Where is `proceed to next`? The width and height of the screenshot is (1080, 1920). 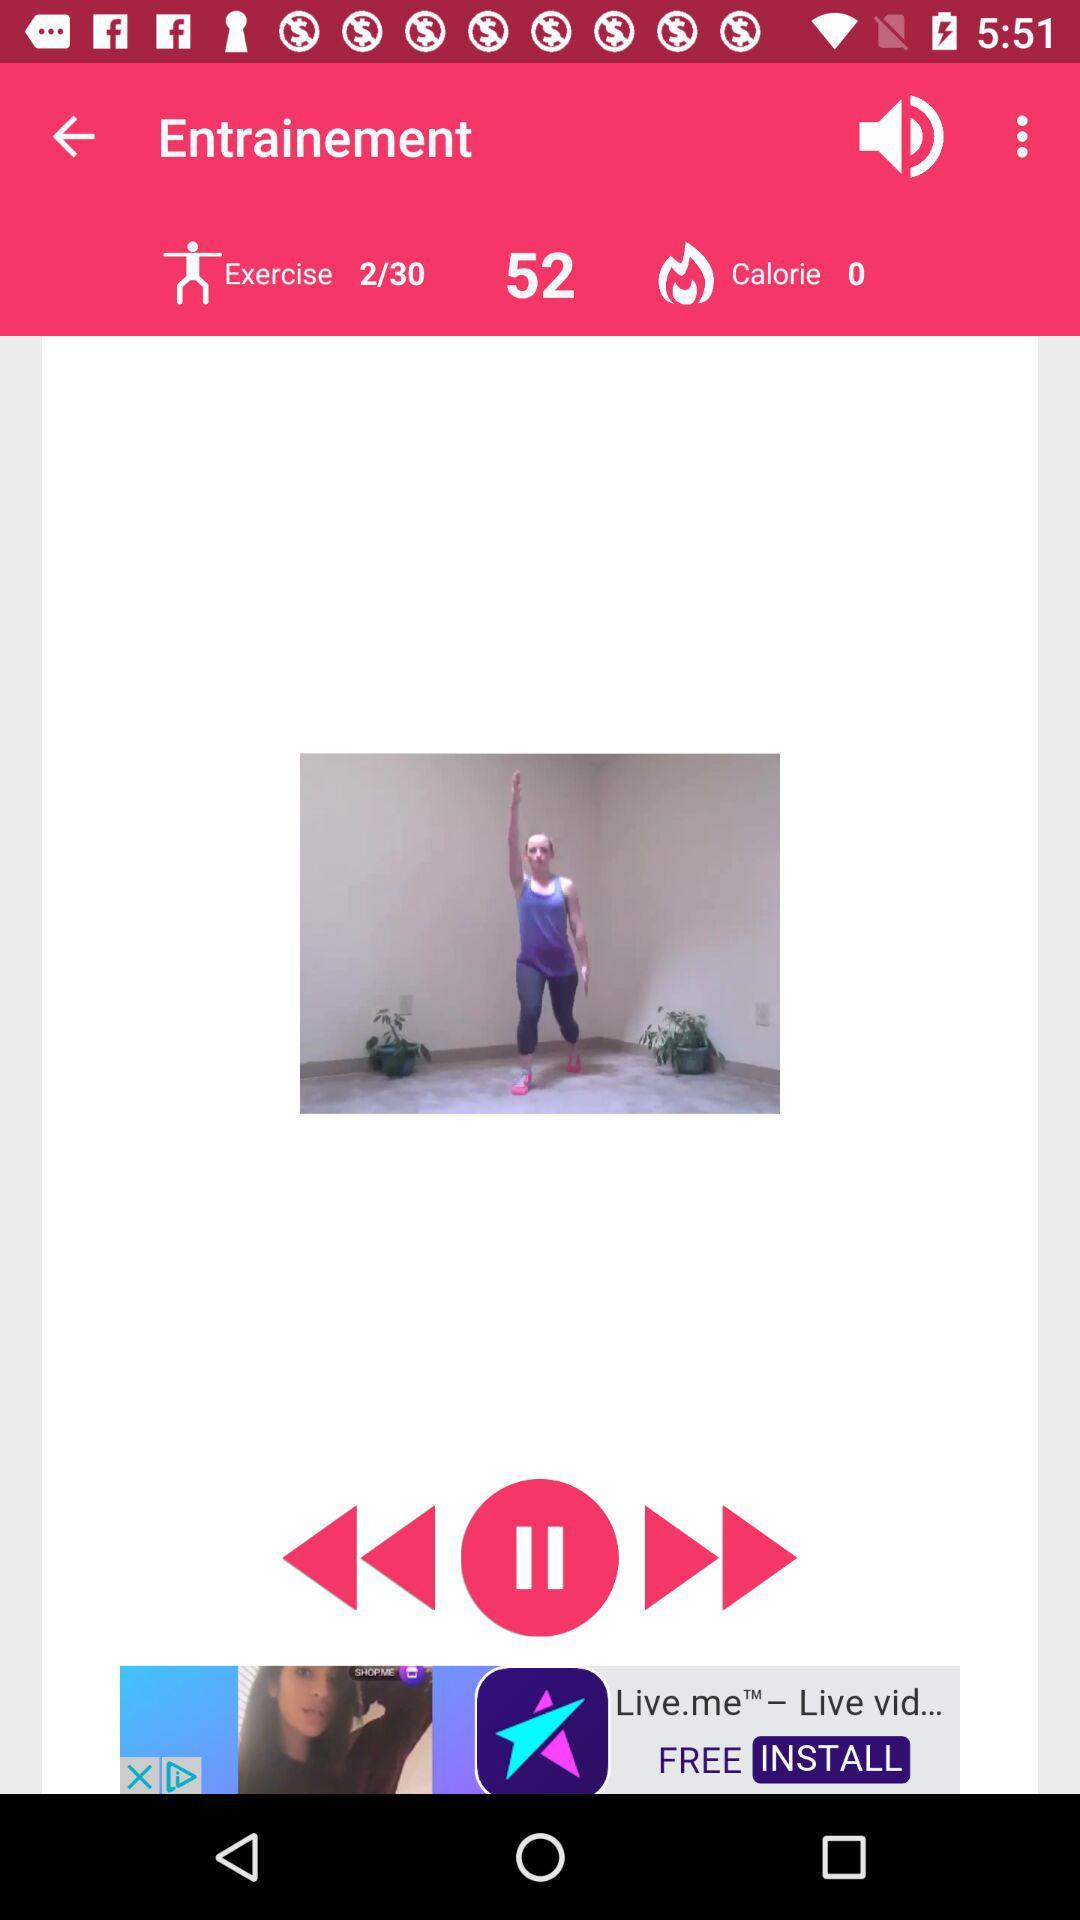
proceed to next is located at coordinates (721, 1556).